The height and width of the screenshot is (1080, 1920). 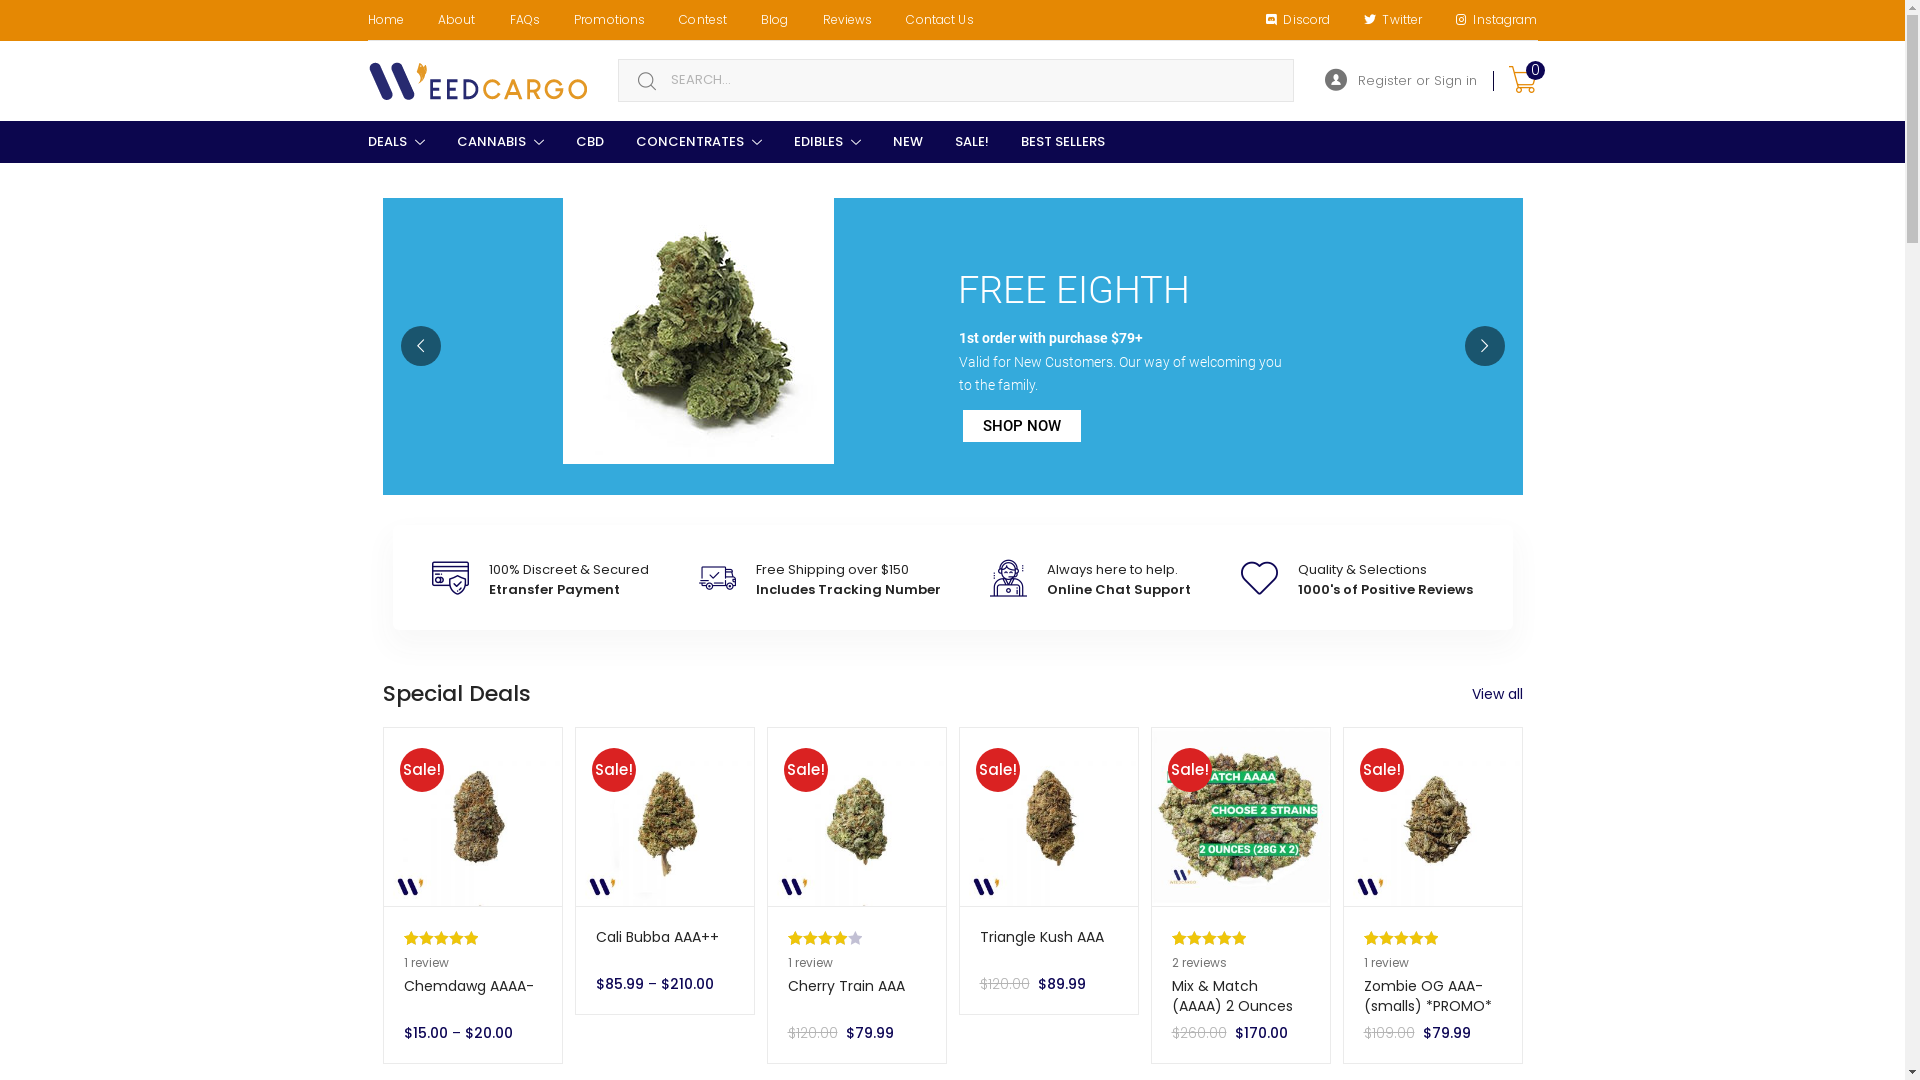 I want to click on 'CBD', so click(x=589, y=141).